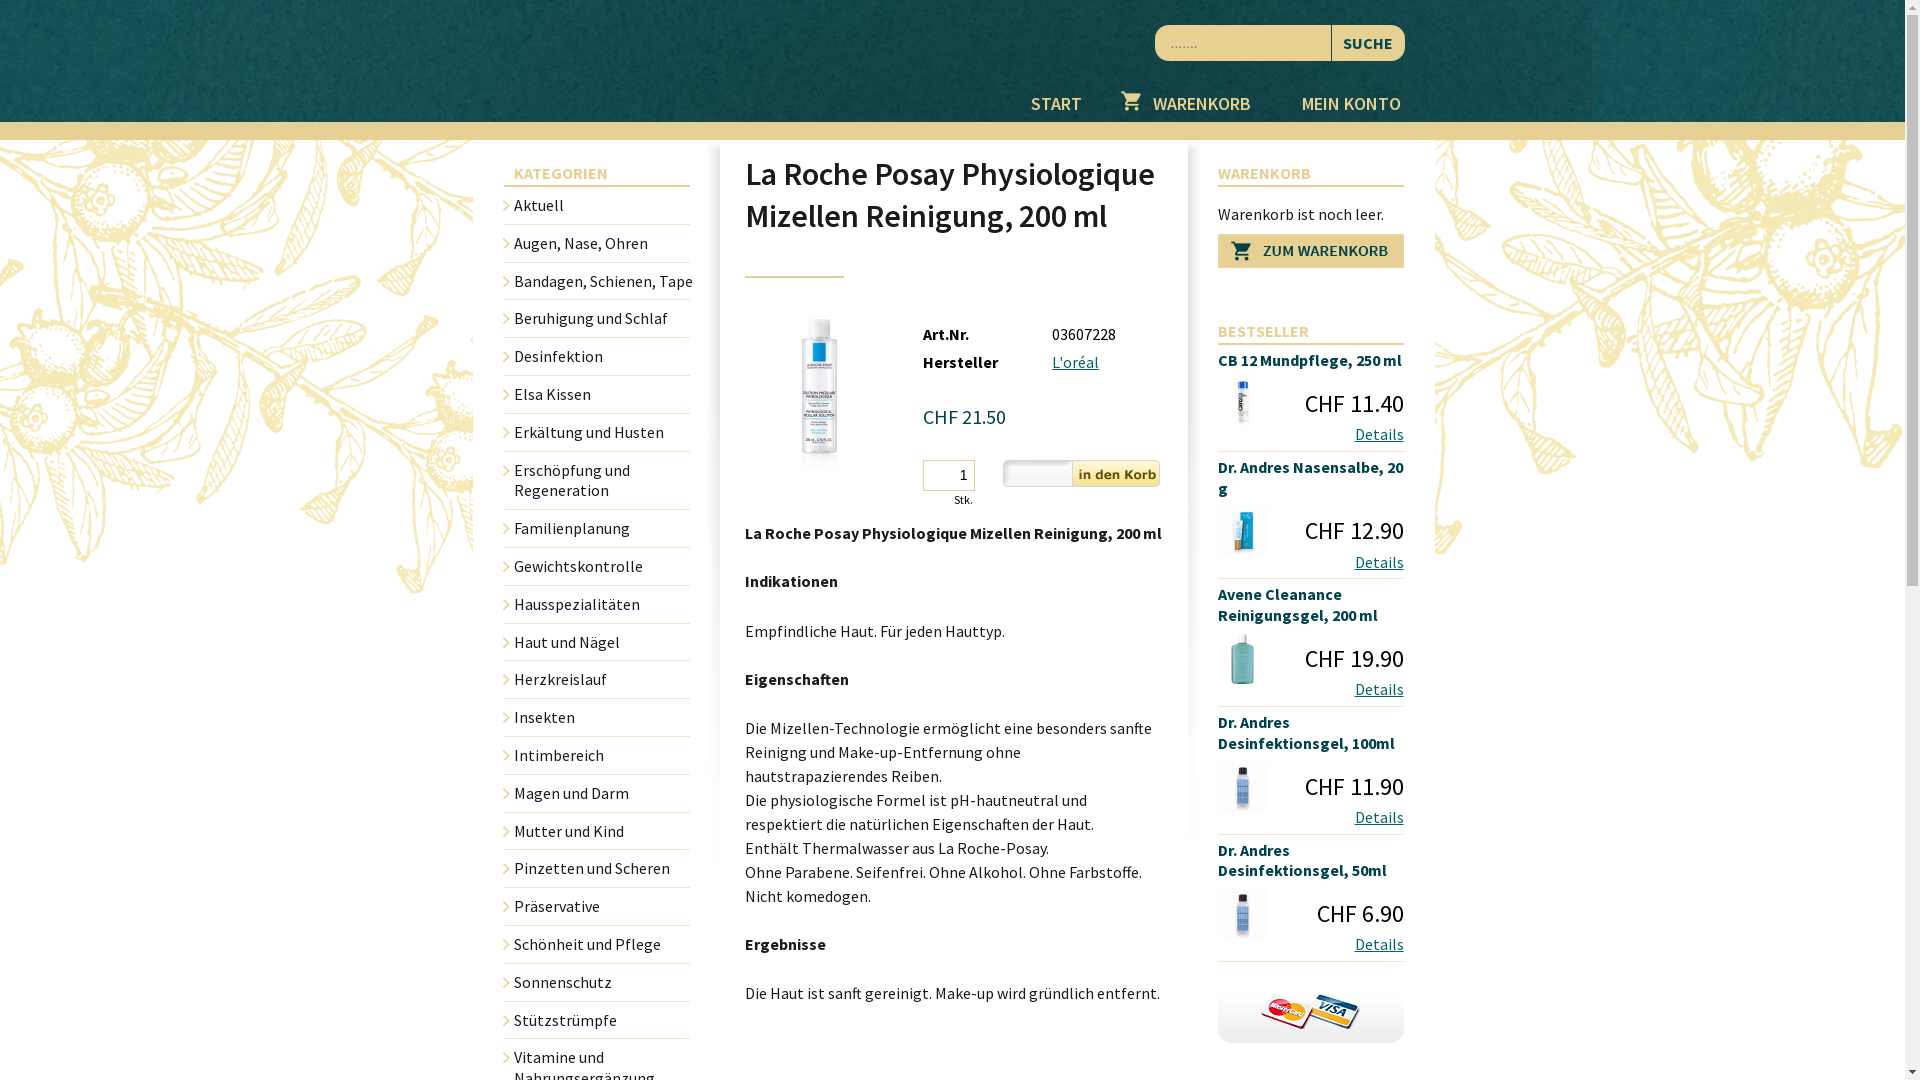 The height and width of the screenshot is (1080, 1920). Describe the element at coordinates (600, 716) in the screenshot. I see `'Insekten'` at that location.